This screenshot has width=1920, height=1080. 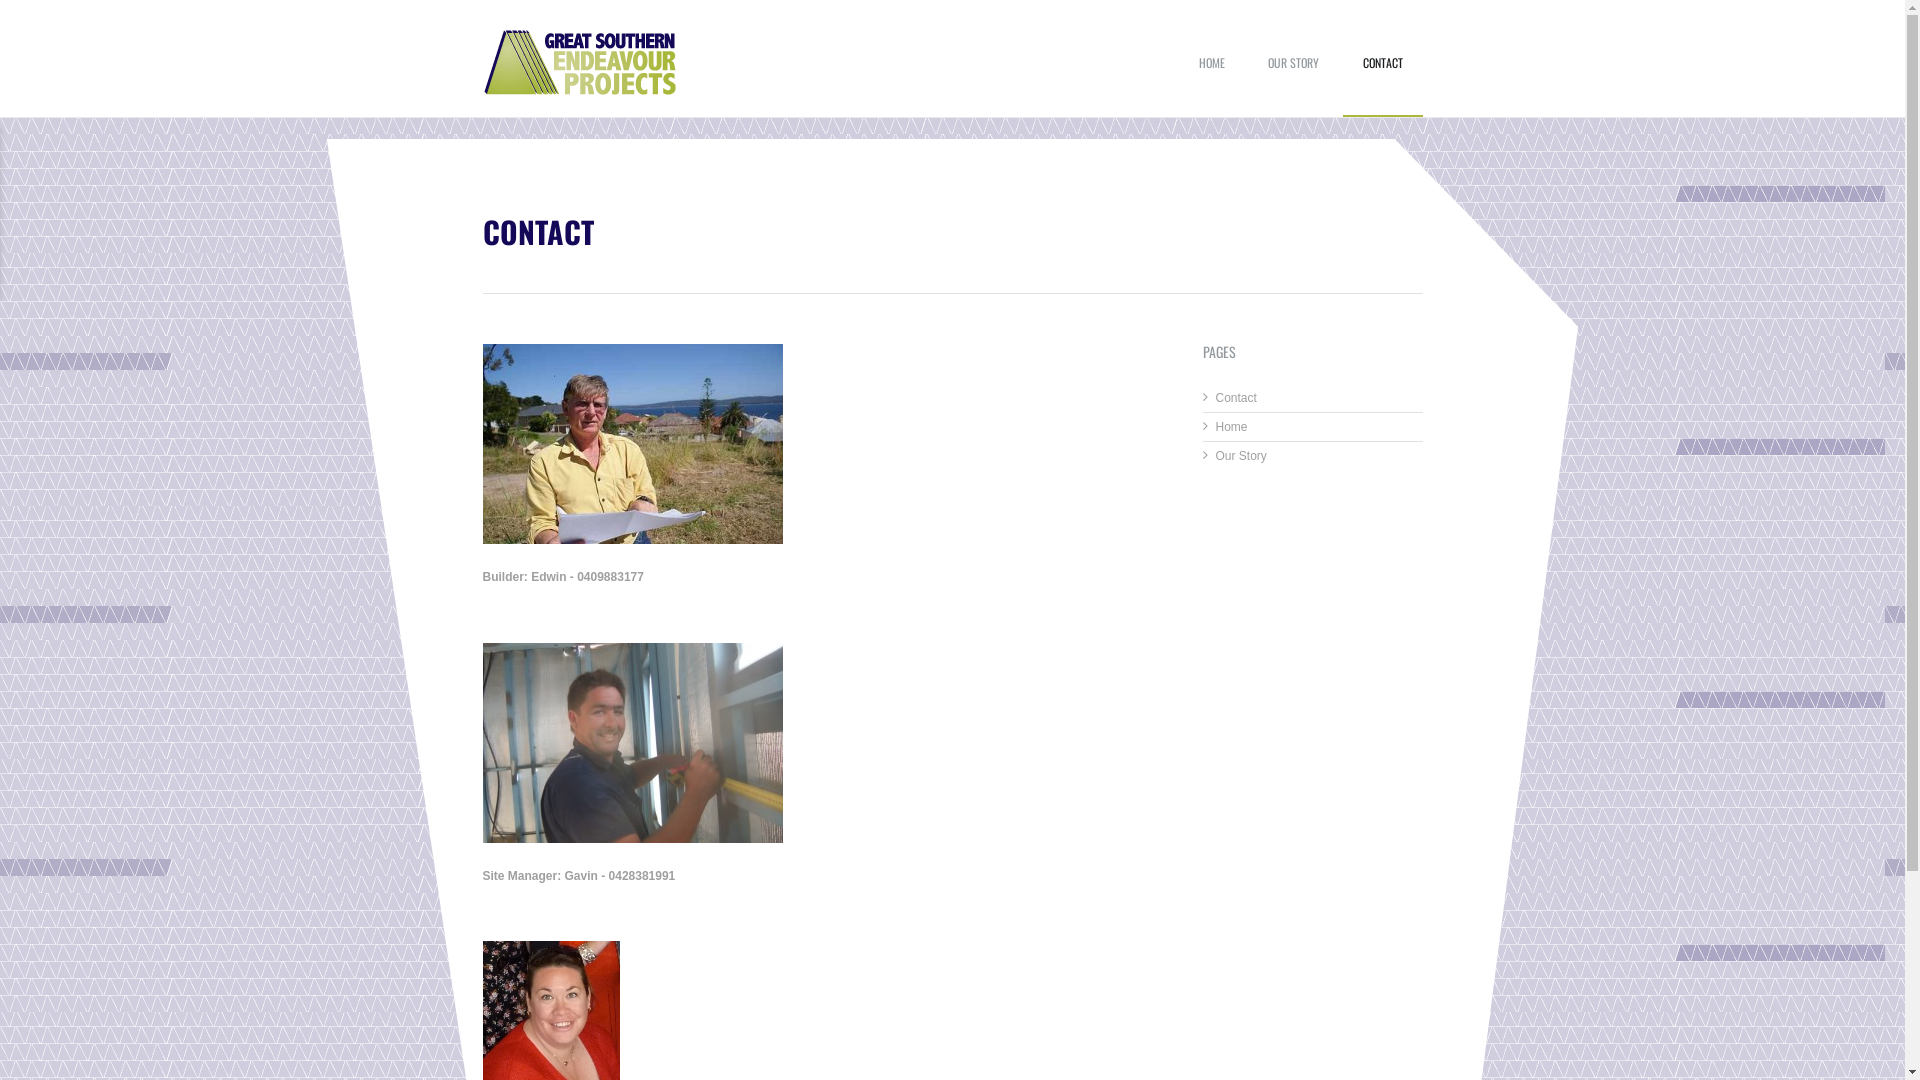 What do you see at coordinates (1240, 455) in the screenshot?
I see `'Our Story'` at bounding box center [1240, 455].